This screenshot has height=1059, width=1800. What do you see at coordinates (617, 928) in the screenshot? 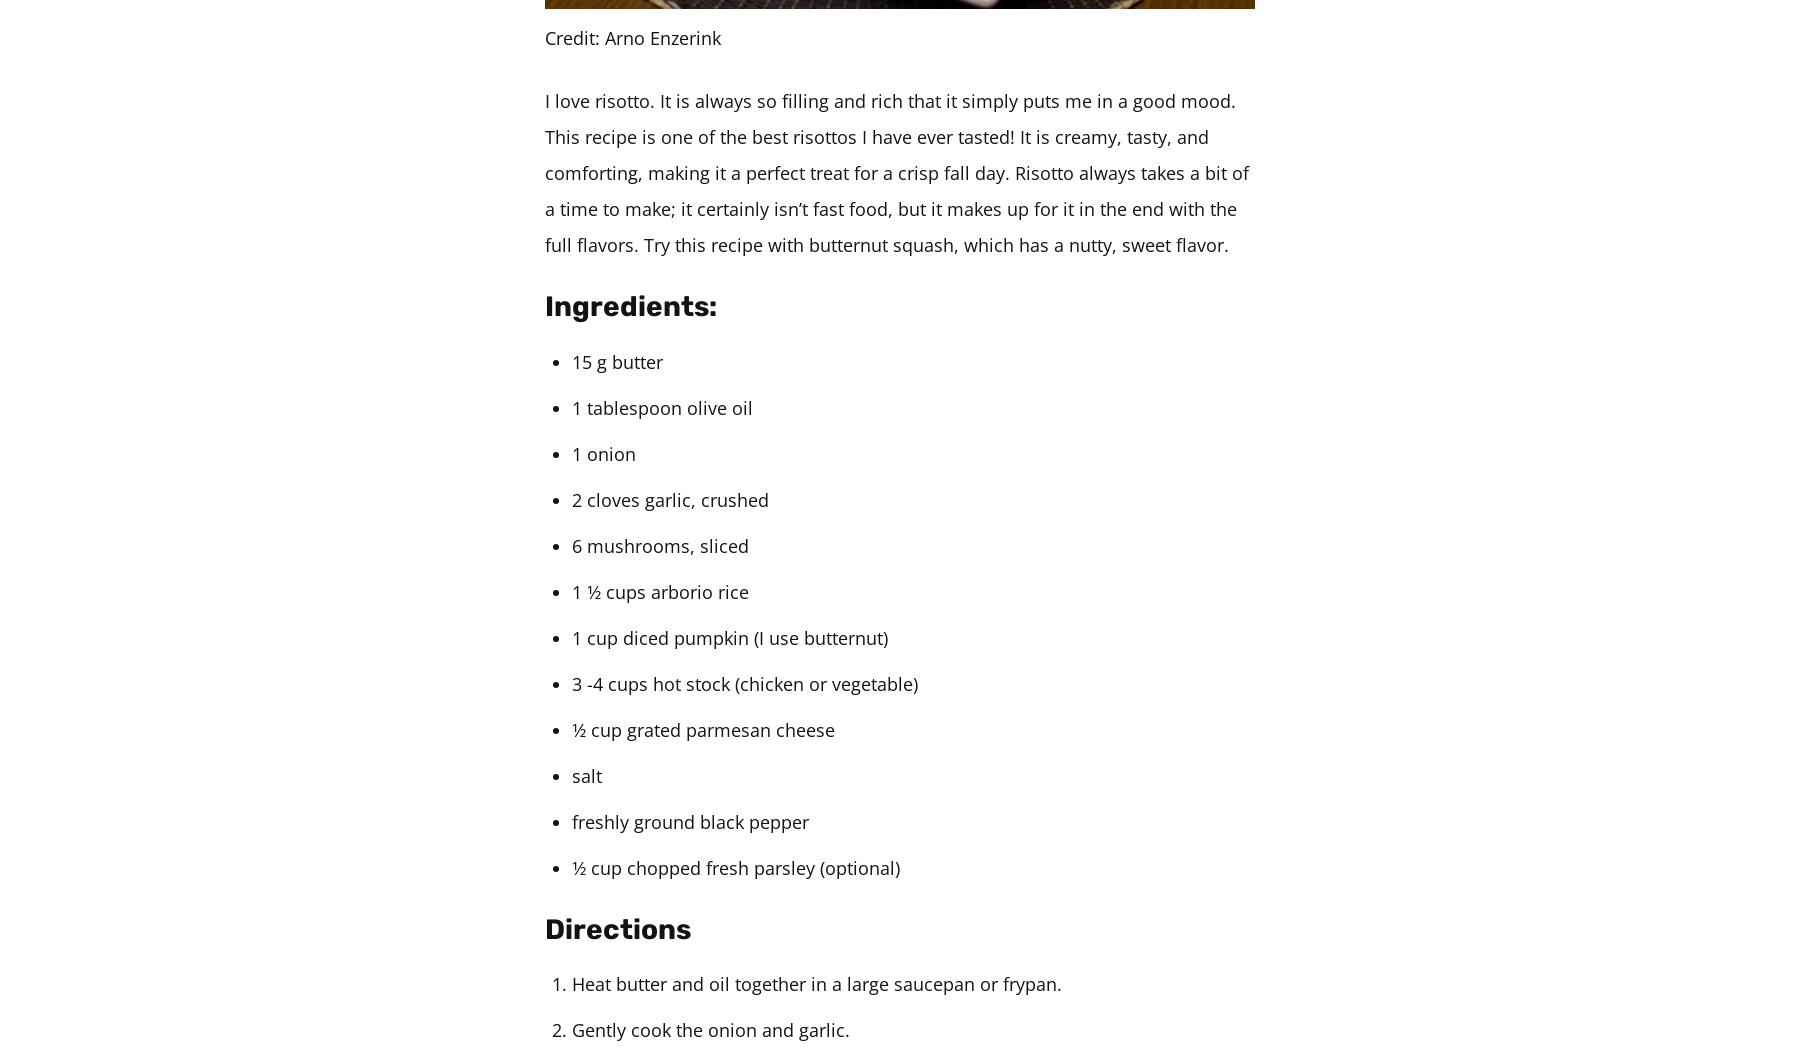
I see `'Directions'` at bounding box center [617, 928].